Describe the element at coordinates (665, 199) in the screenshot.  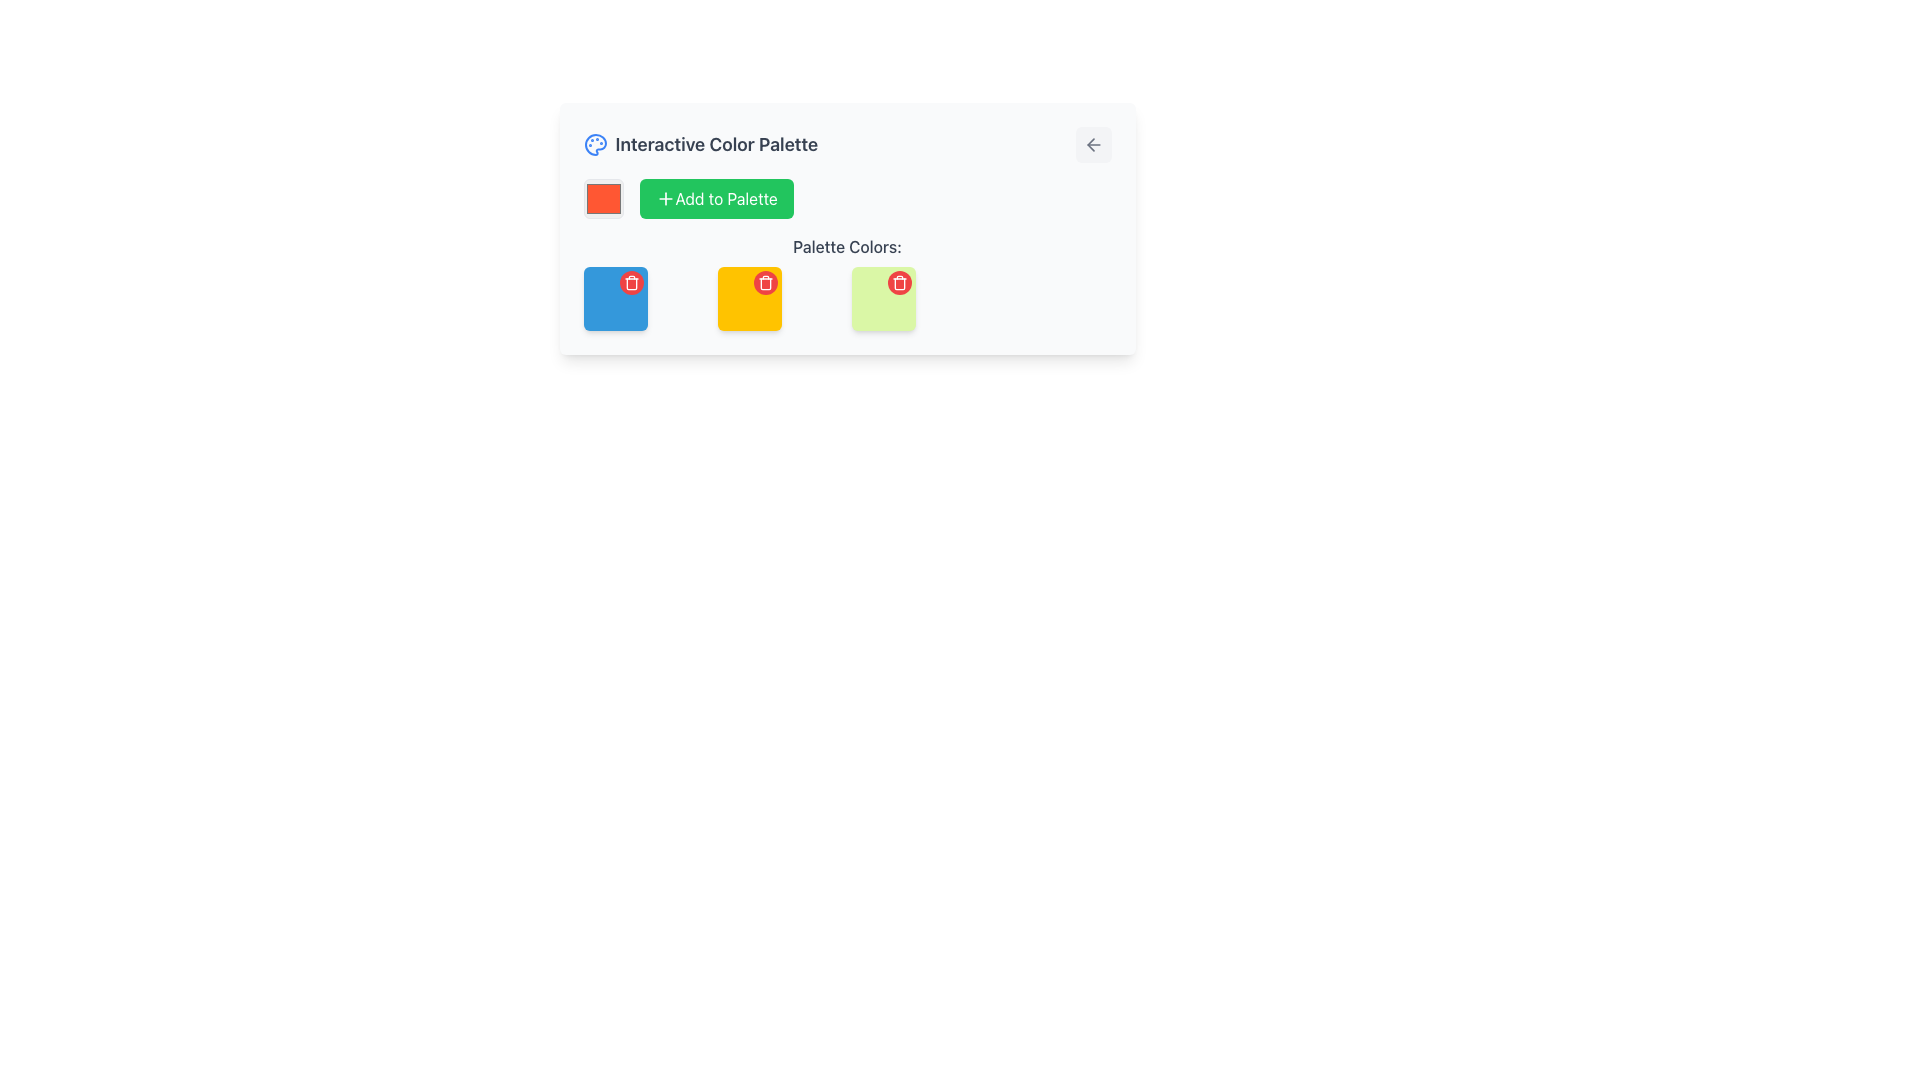
I see `the 'add' icon located inside the green 'Add to Palette' button` at that location.